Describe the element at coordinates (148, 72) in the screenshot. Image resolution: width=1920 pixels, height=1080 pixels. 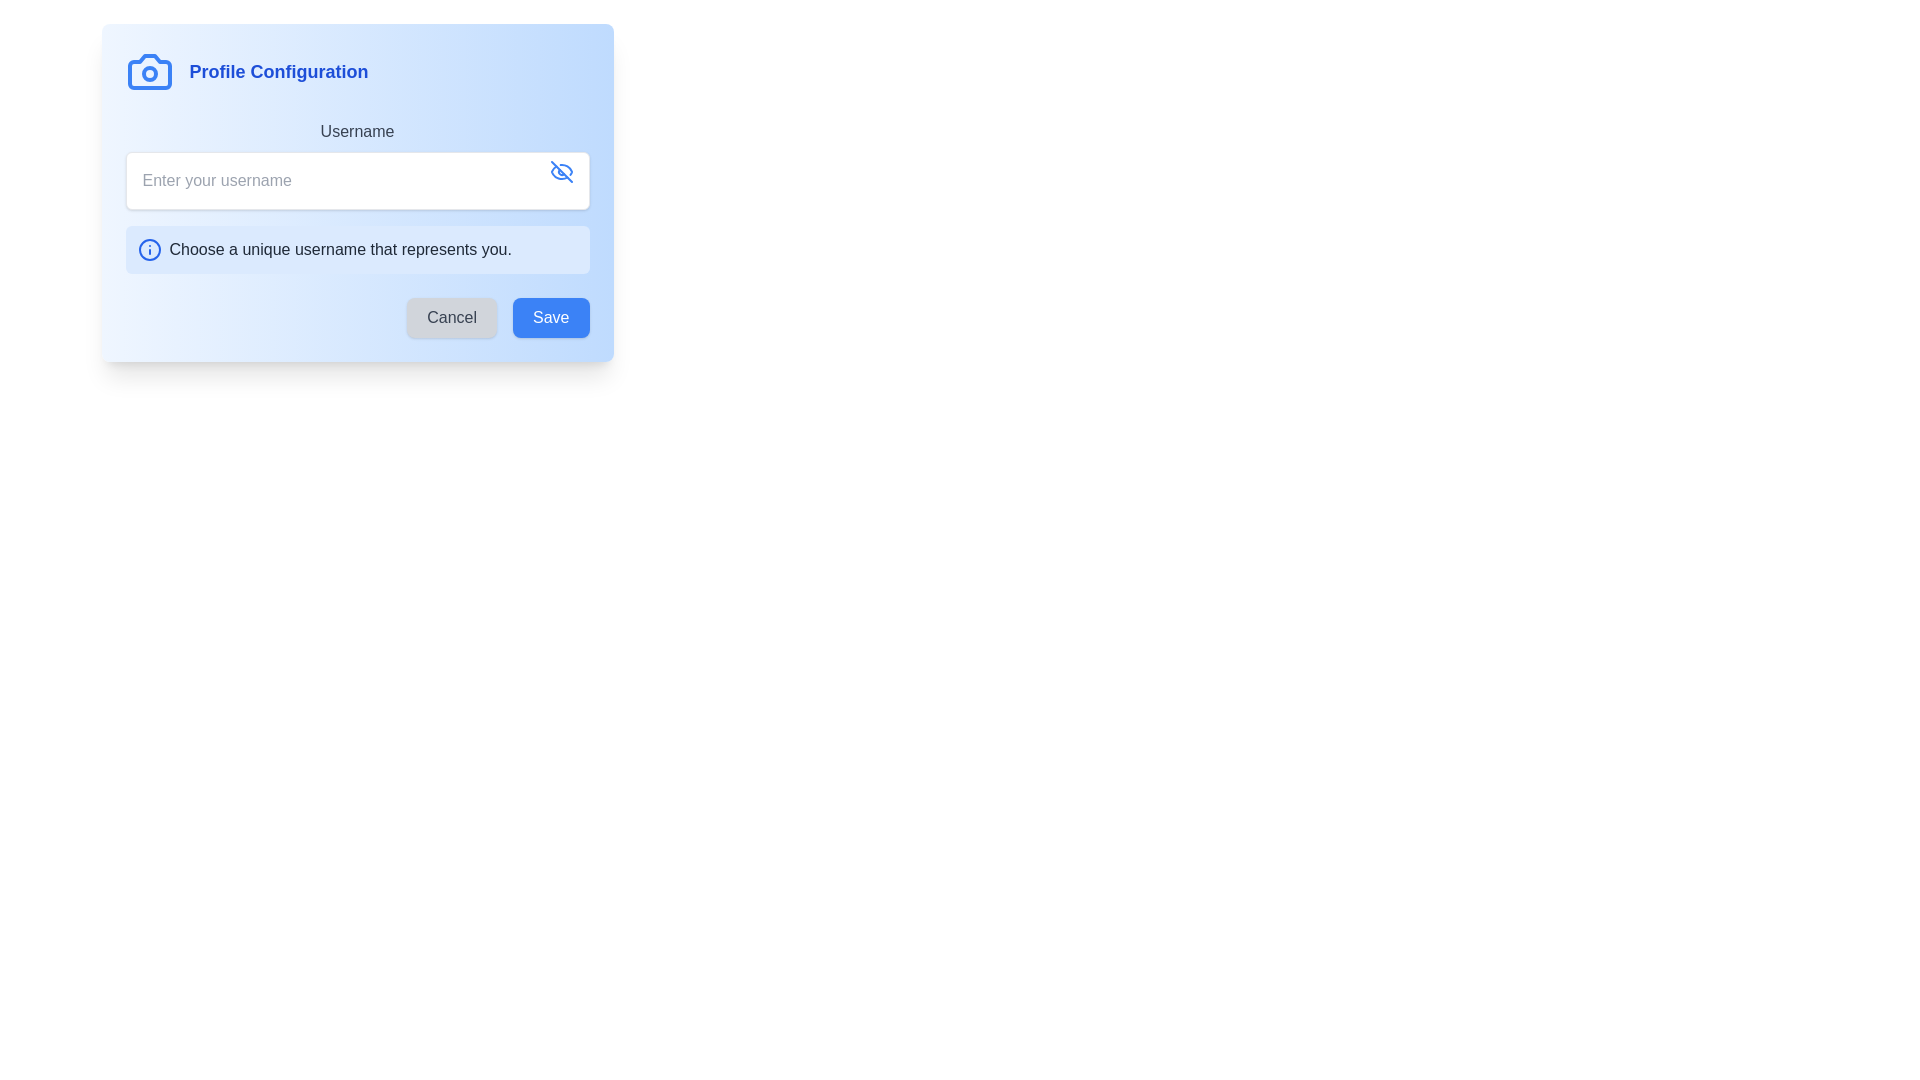
I see `the Decorative Circle that represents the lens in the camera icon, located in the top-left quadrant of the blue panel` at that location.